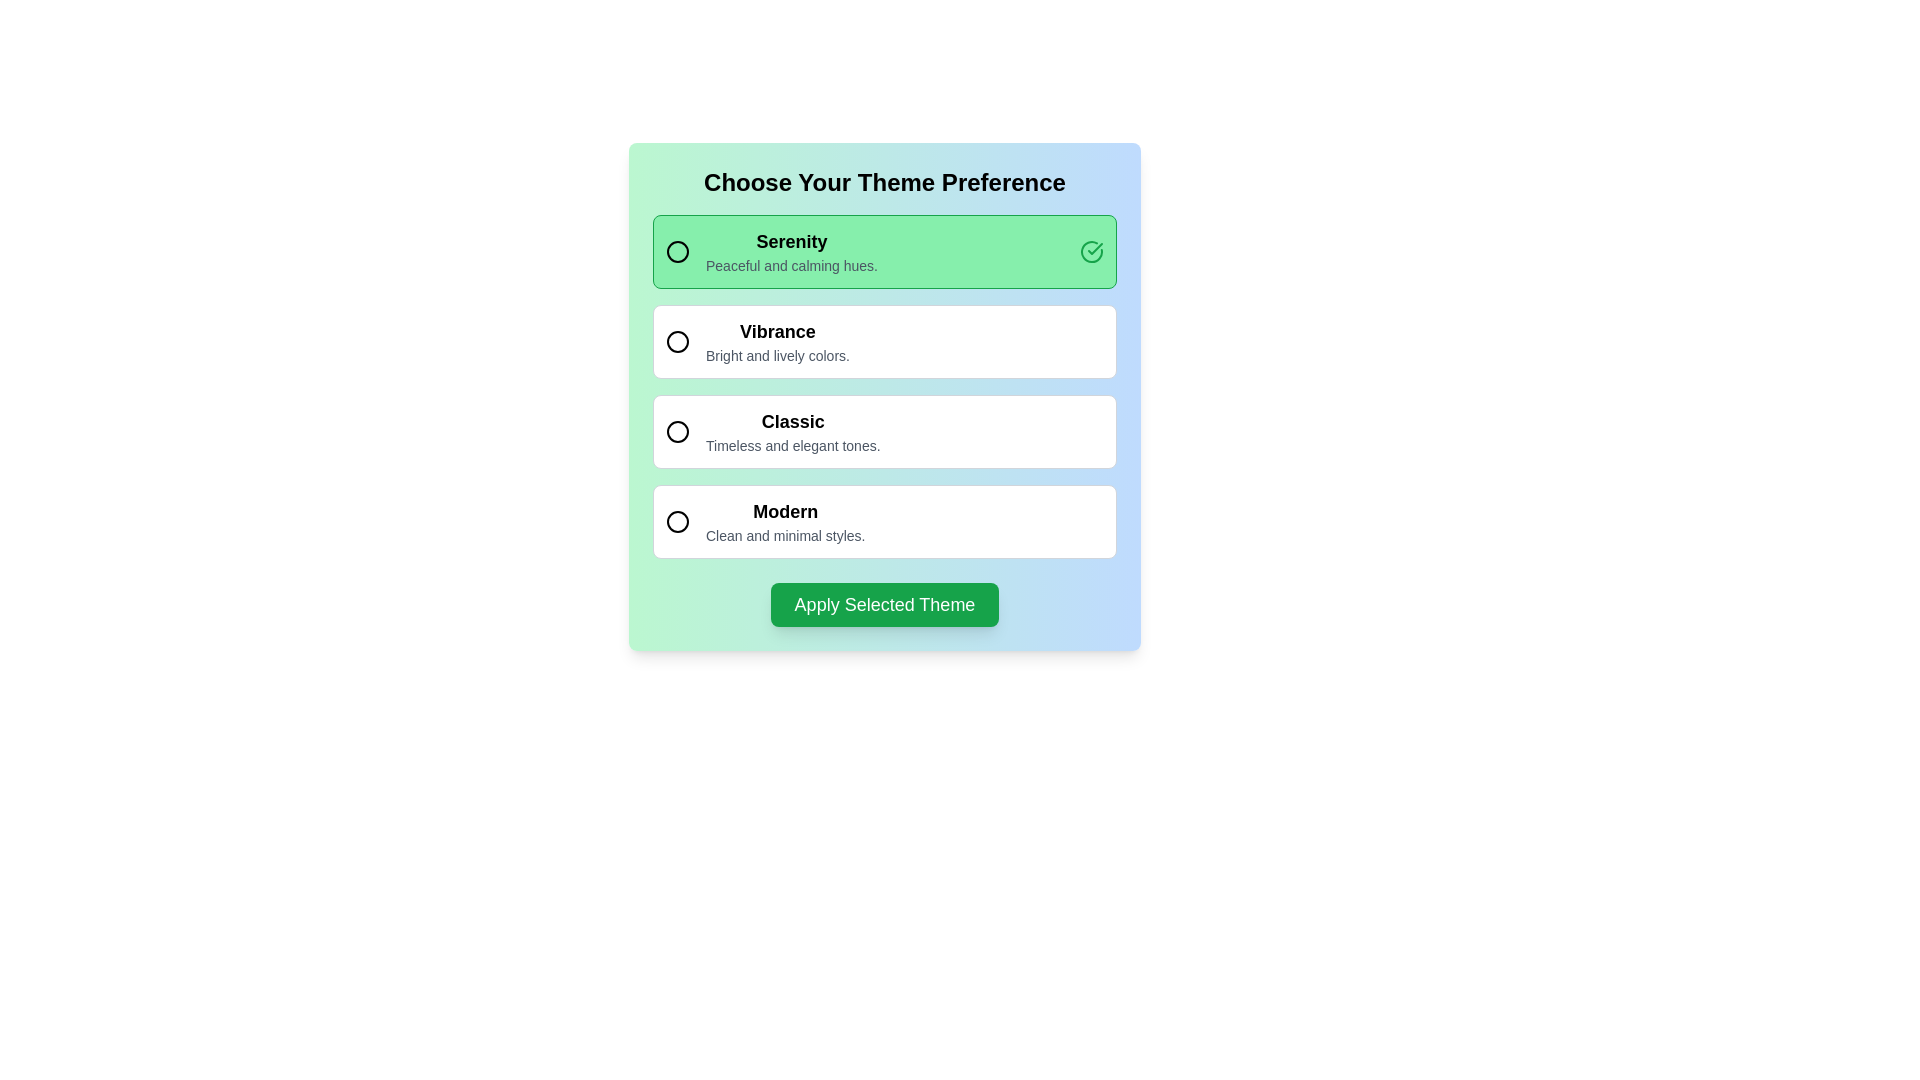 Image resolution: width=1920 pixels, height=1080 pixels. I want to click on the center of the circular radio button icon located to the left of the 'Vibrance' label in the second theme selection row, so click(677, 341).